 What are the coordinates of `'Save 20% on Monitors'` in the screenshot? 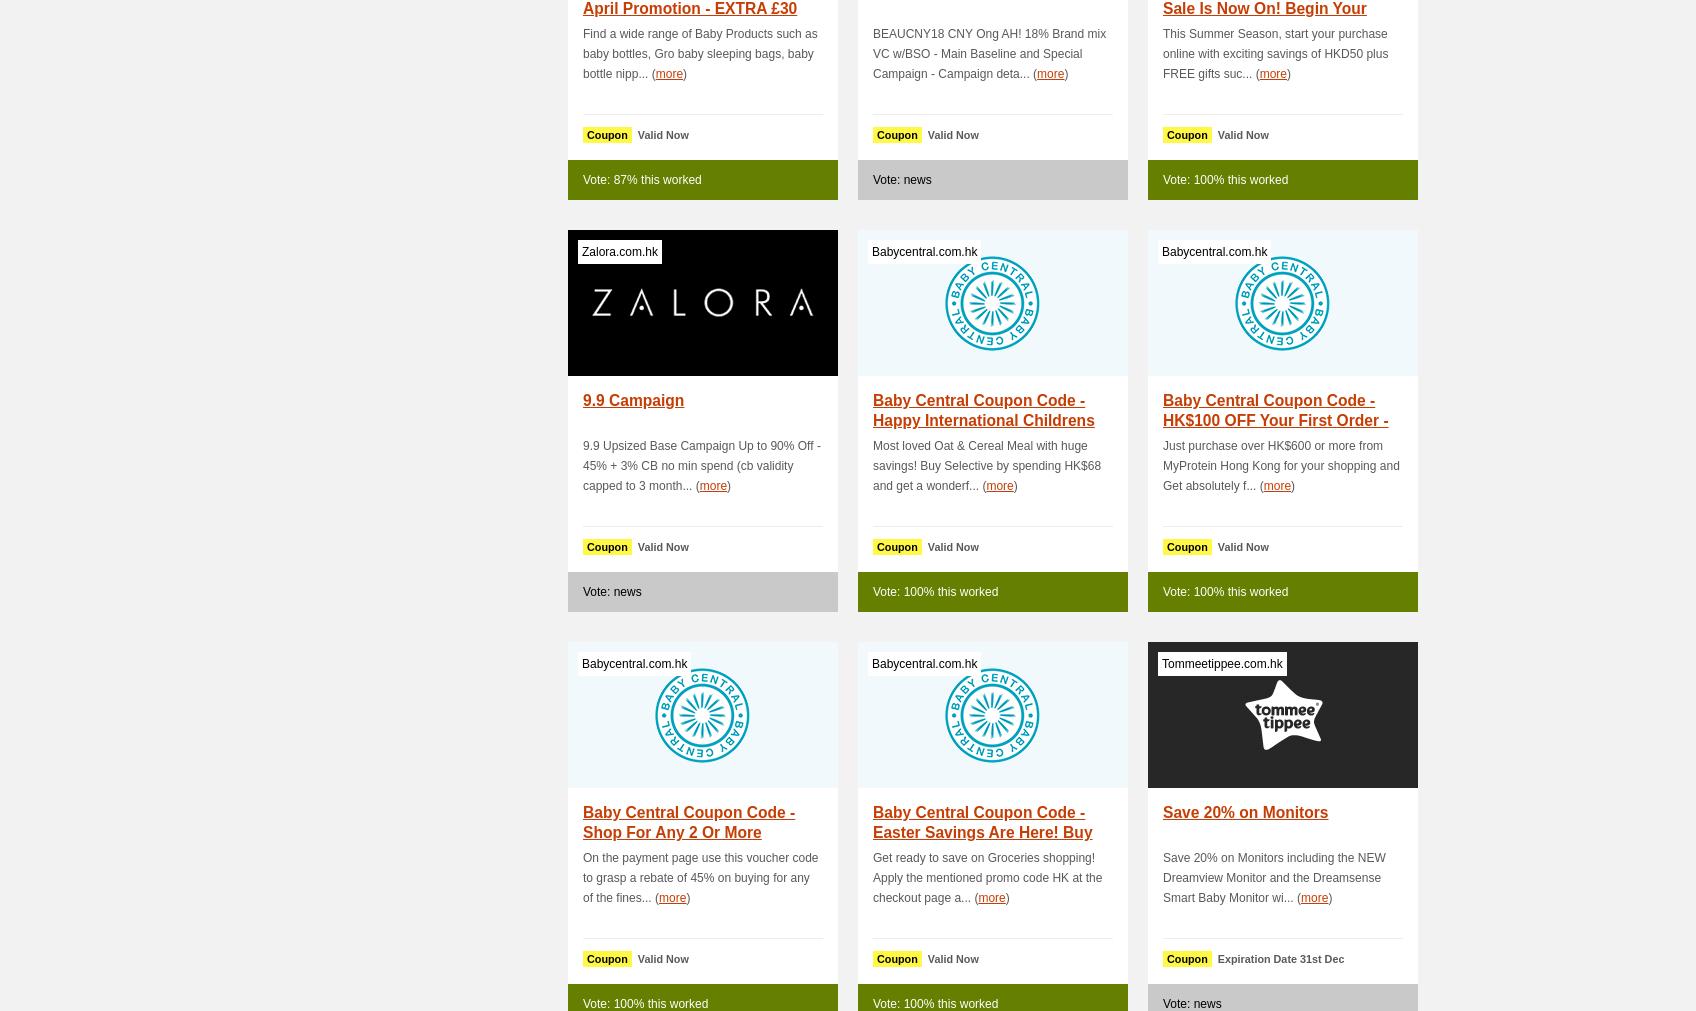 It's located at (1244, 811).